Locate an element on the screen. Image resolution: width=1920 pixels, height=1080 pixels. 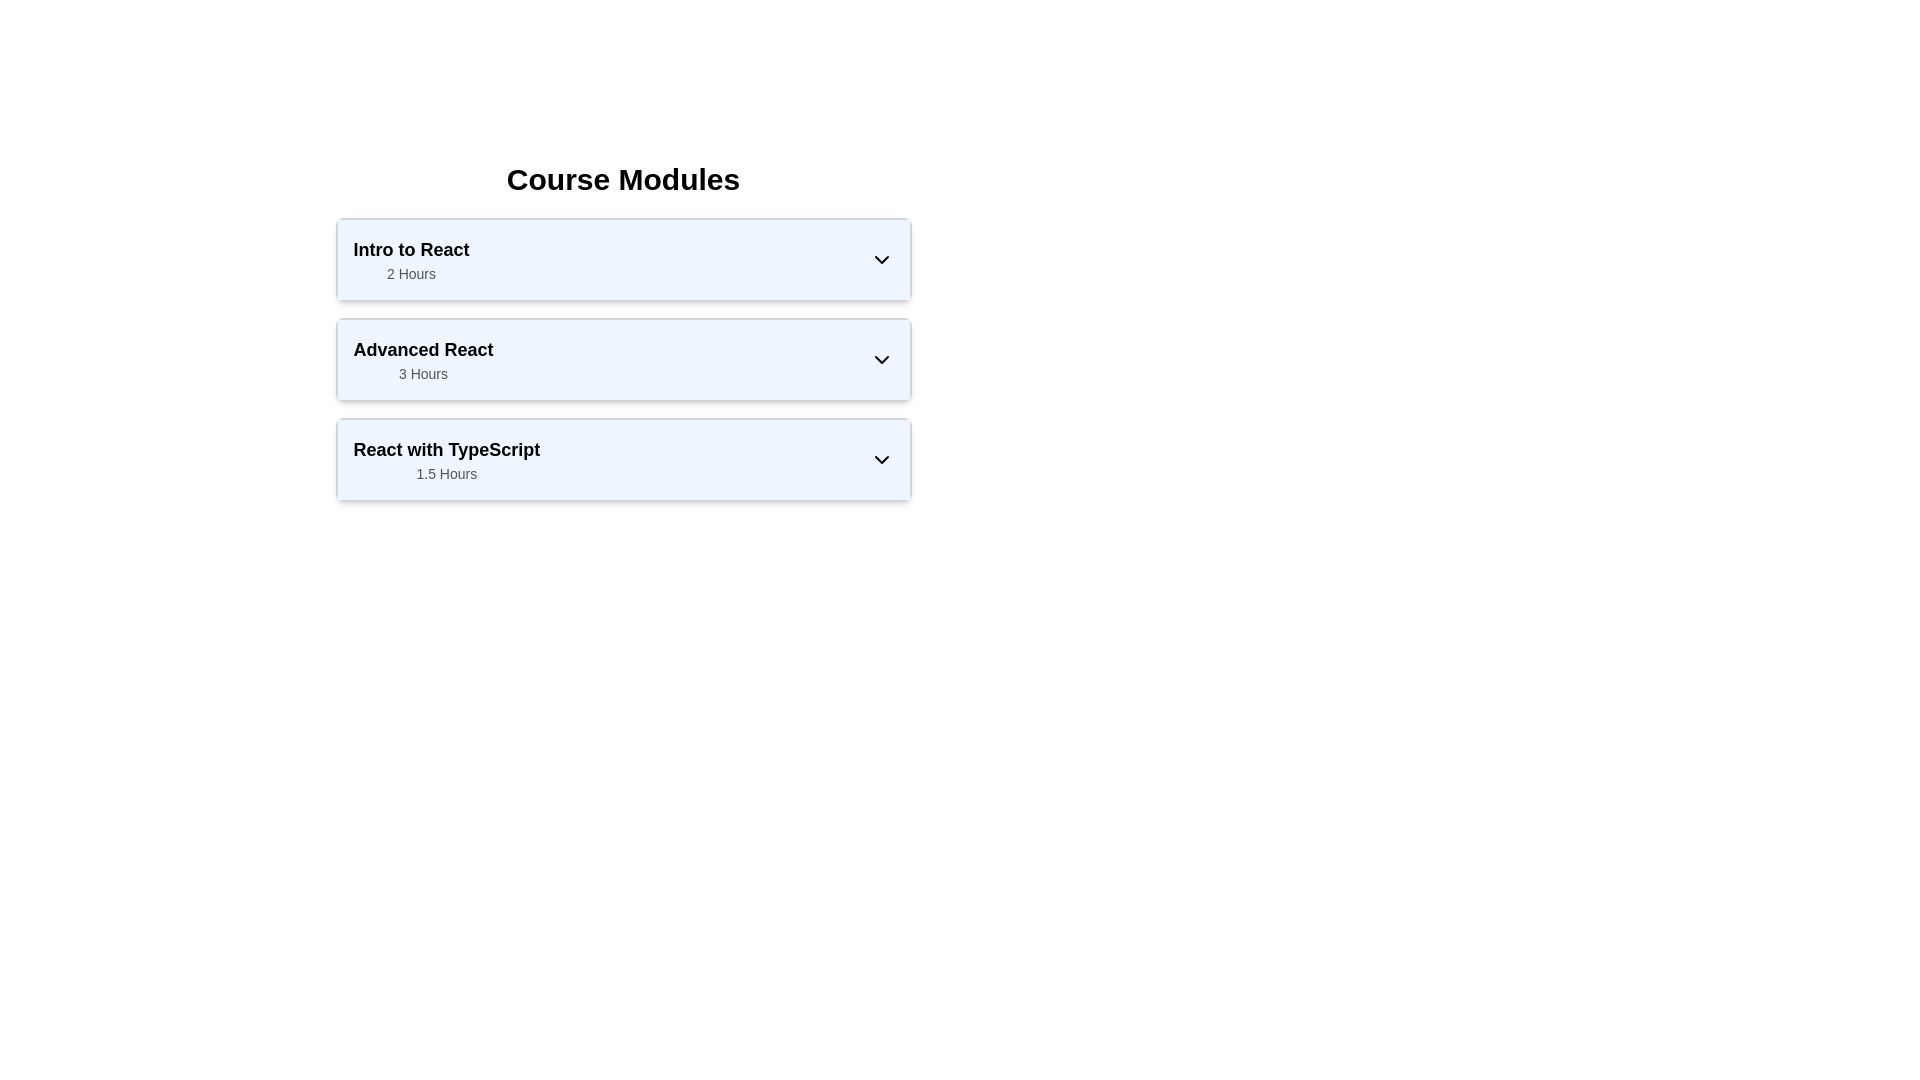
the 'Advanced React' course module list item to interact or expand its details is located at coordinates (622, 341).